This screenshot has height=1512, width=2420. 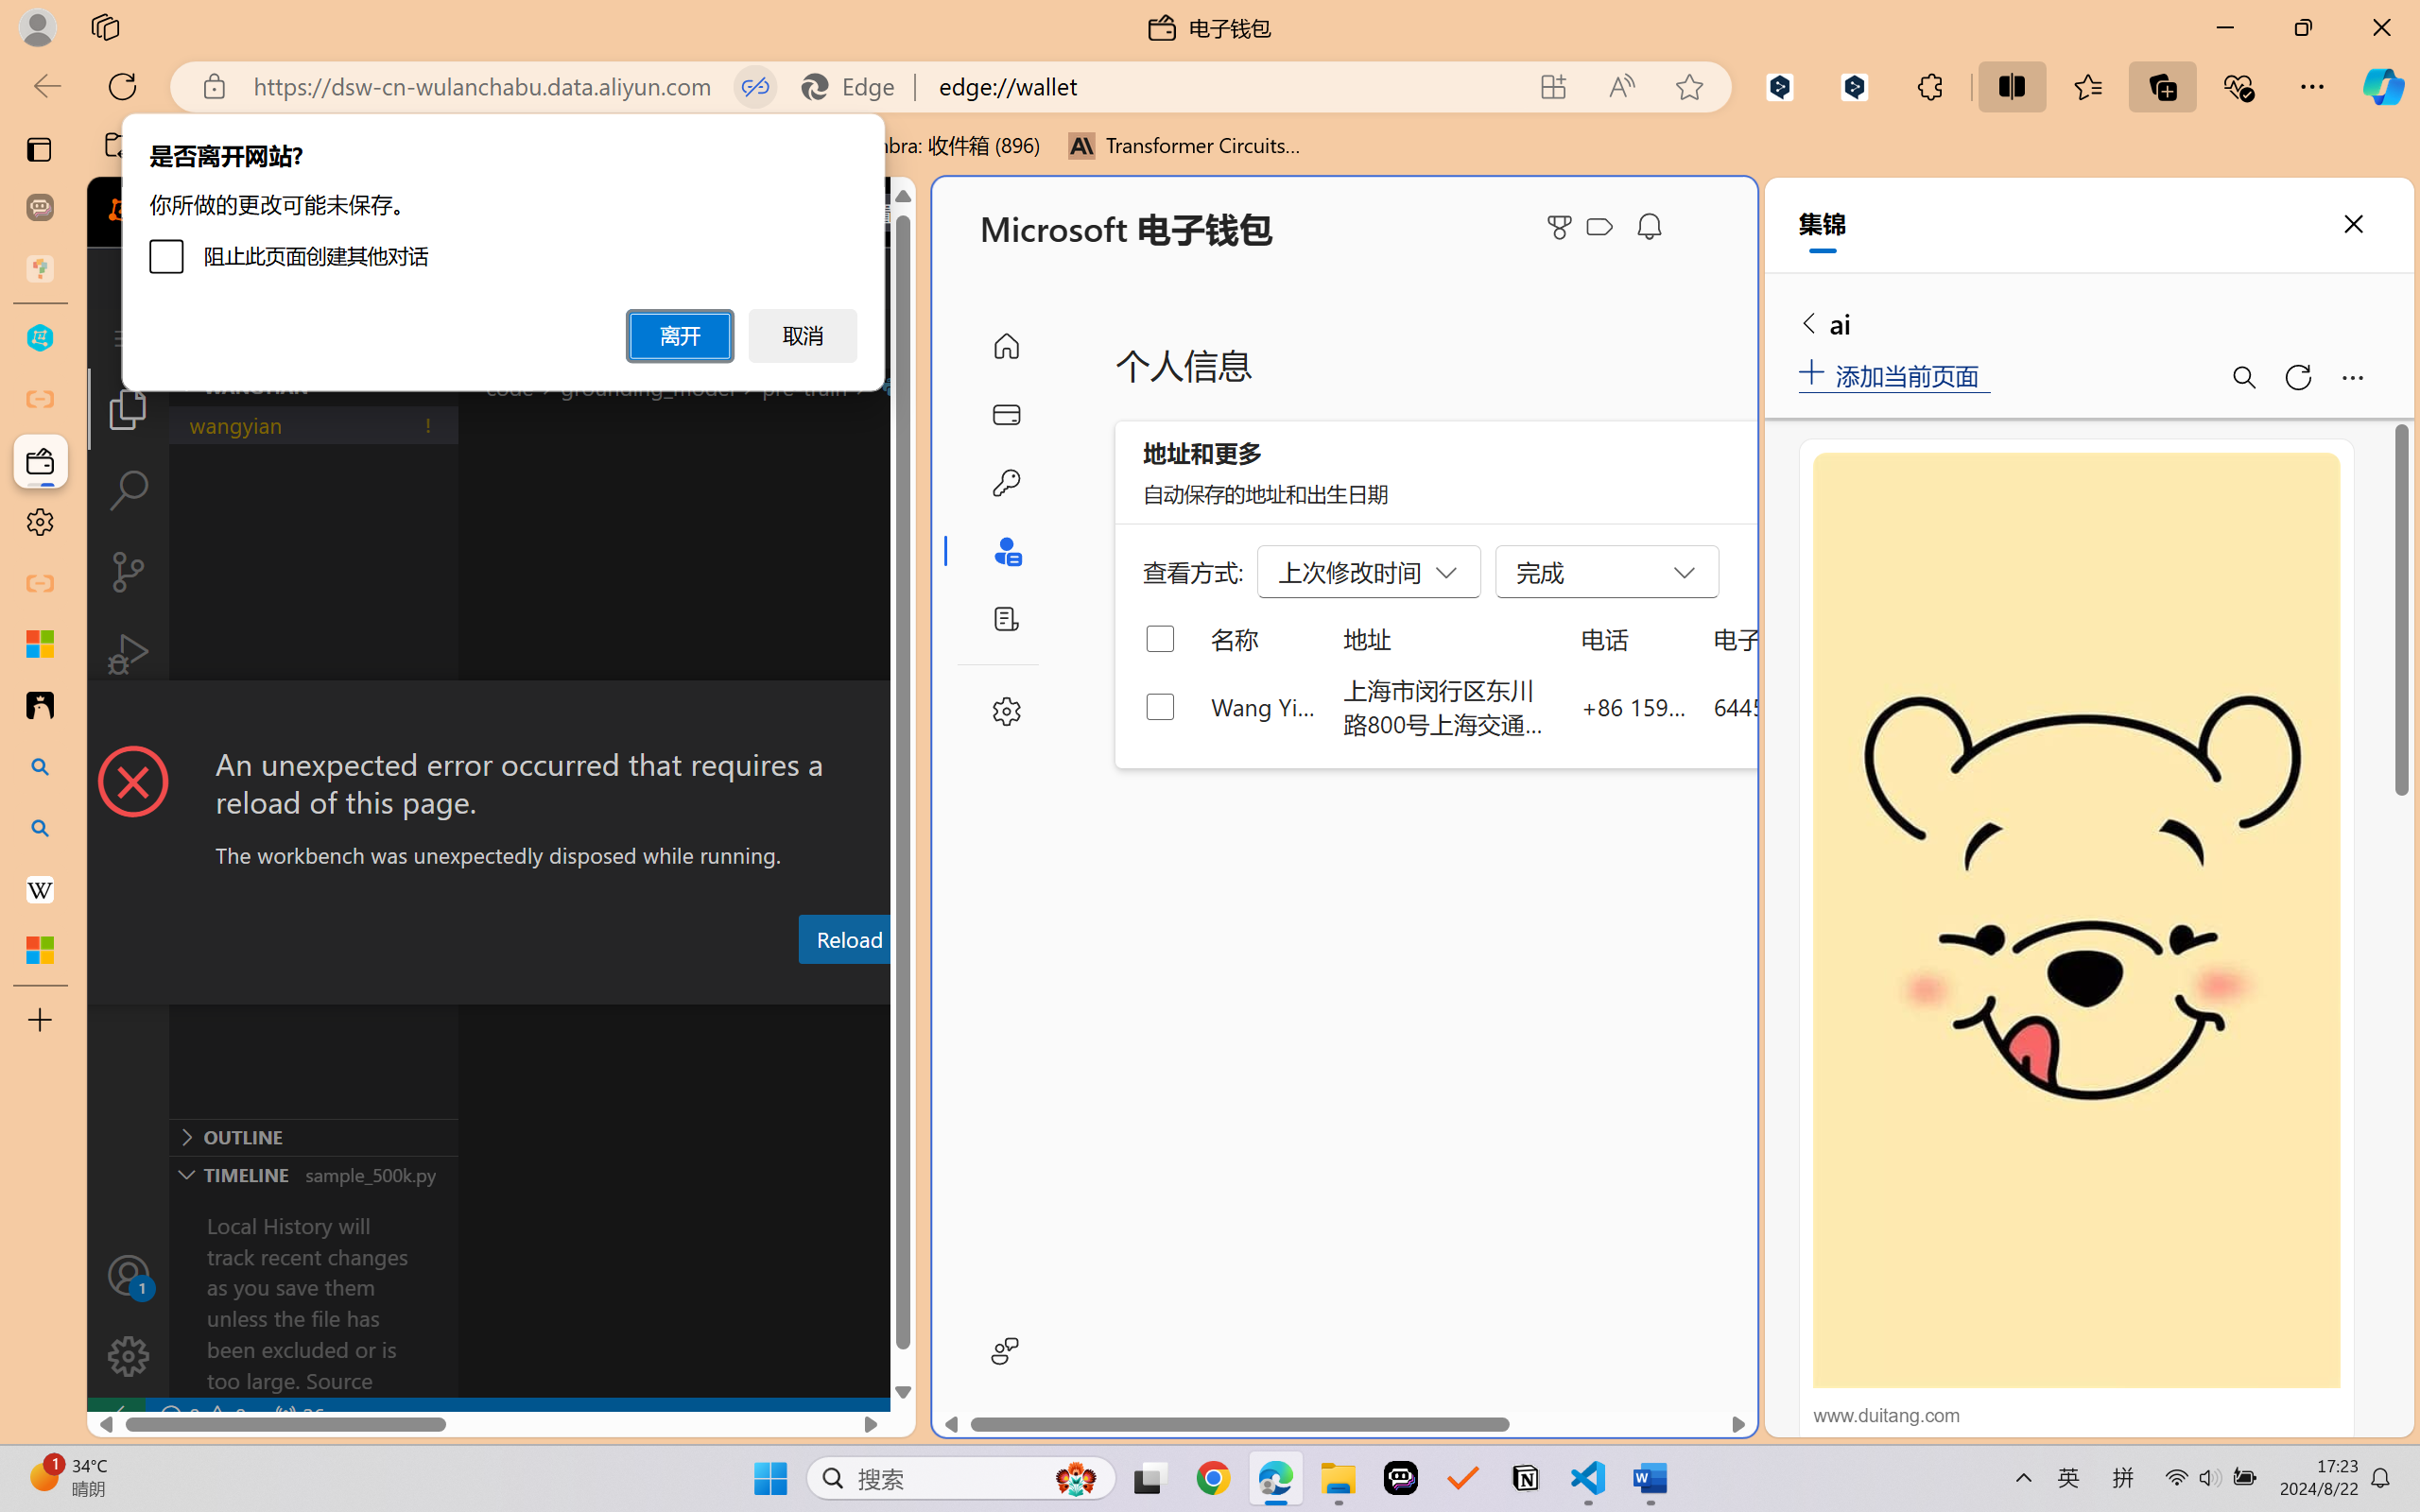 I want to click on 'Wang Yian', so click(x=1263, y=705).